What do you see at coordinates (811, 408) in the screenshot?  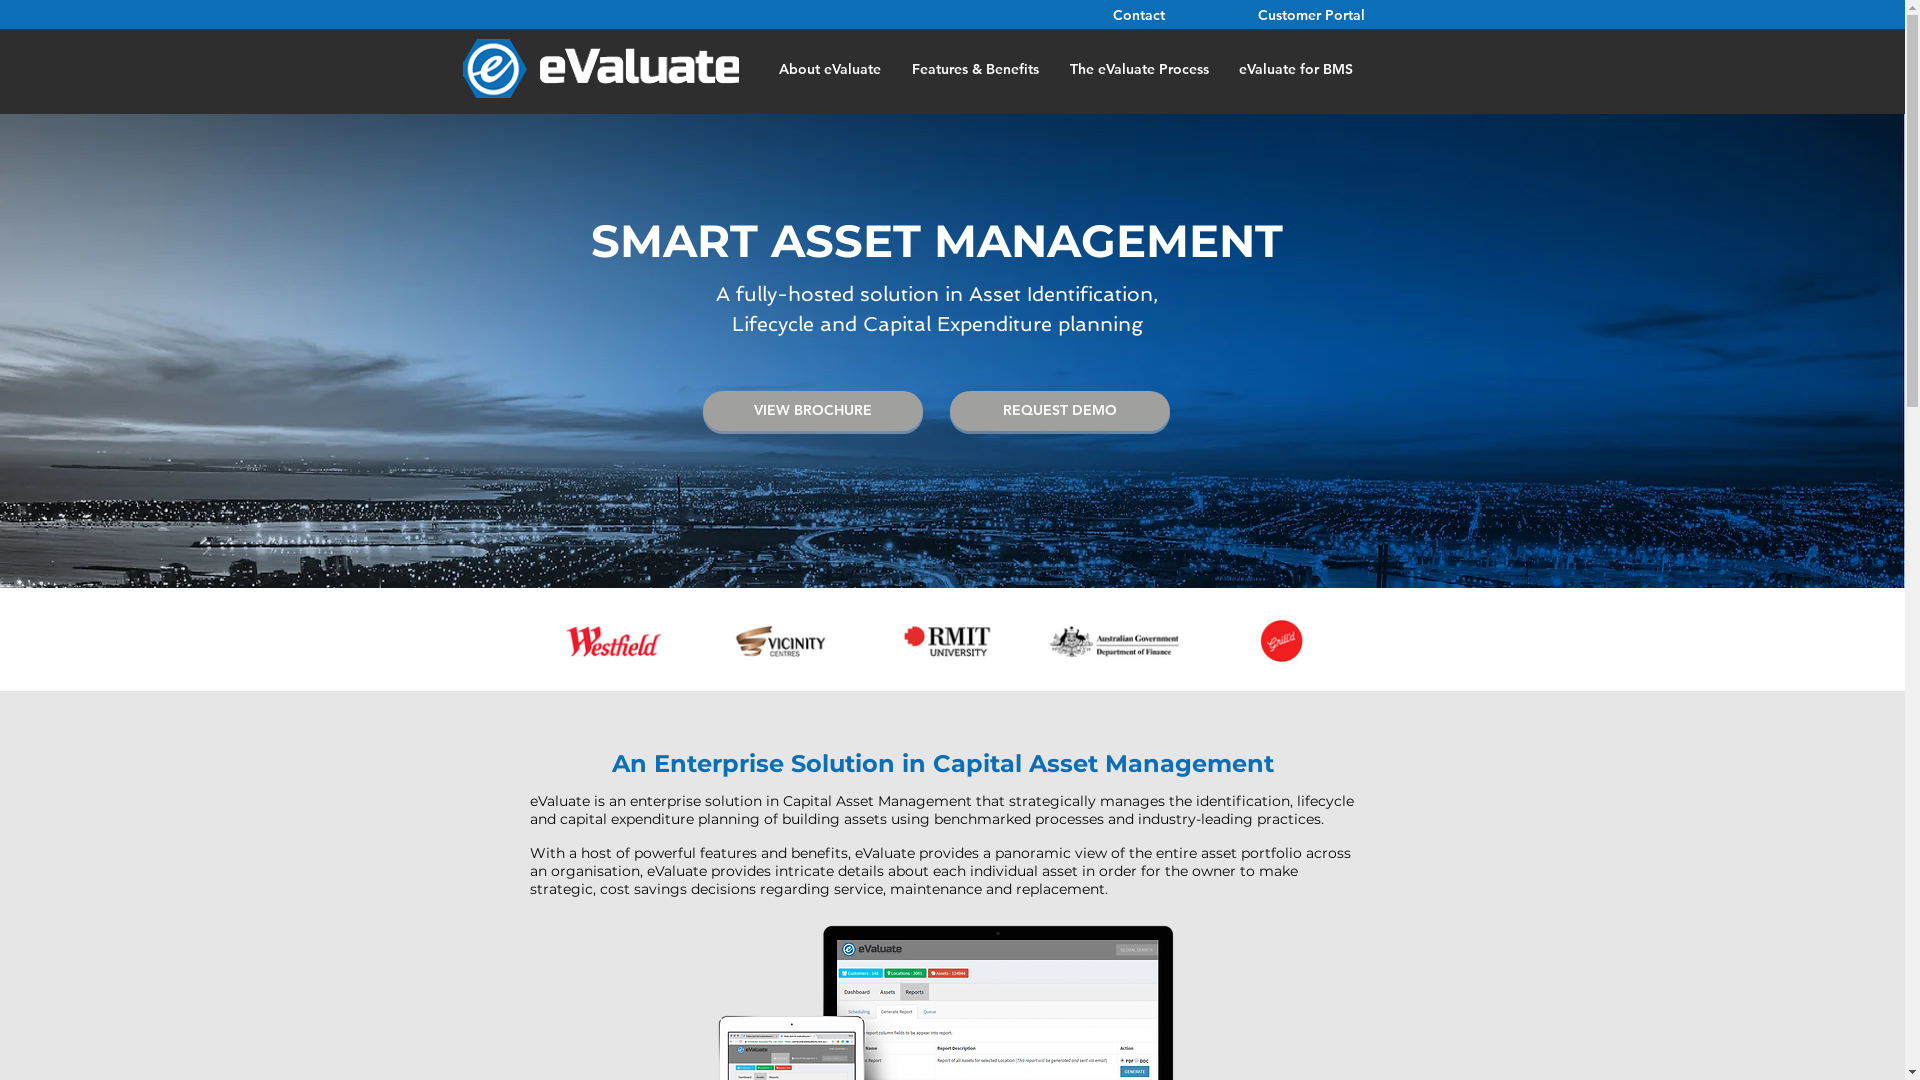 I see `'VIEW BROCHURE'` at bounding box center [811, 408].